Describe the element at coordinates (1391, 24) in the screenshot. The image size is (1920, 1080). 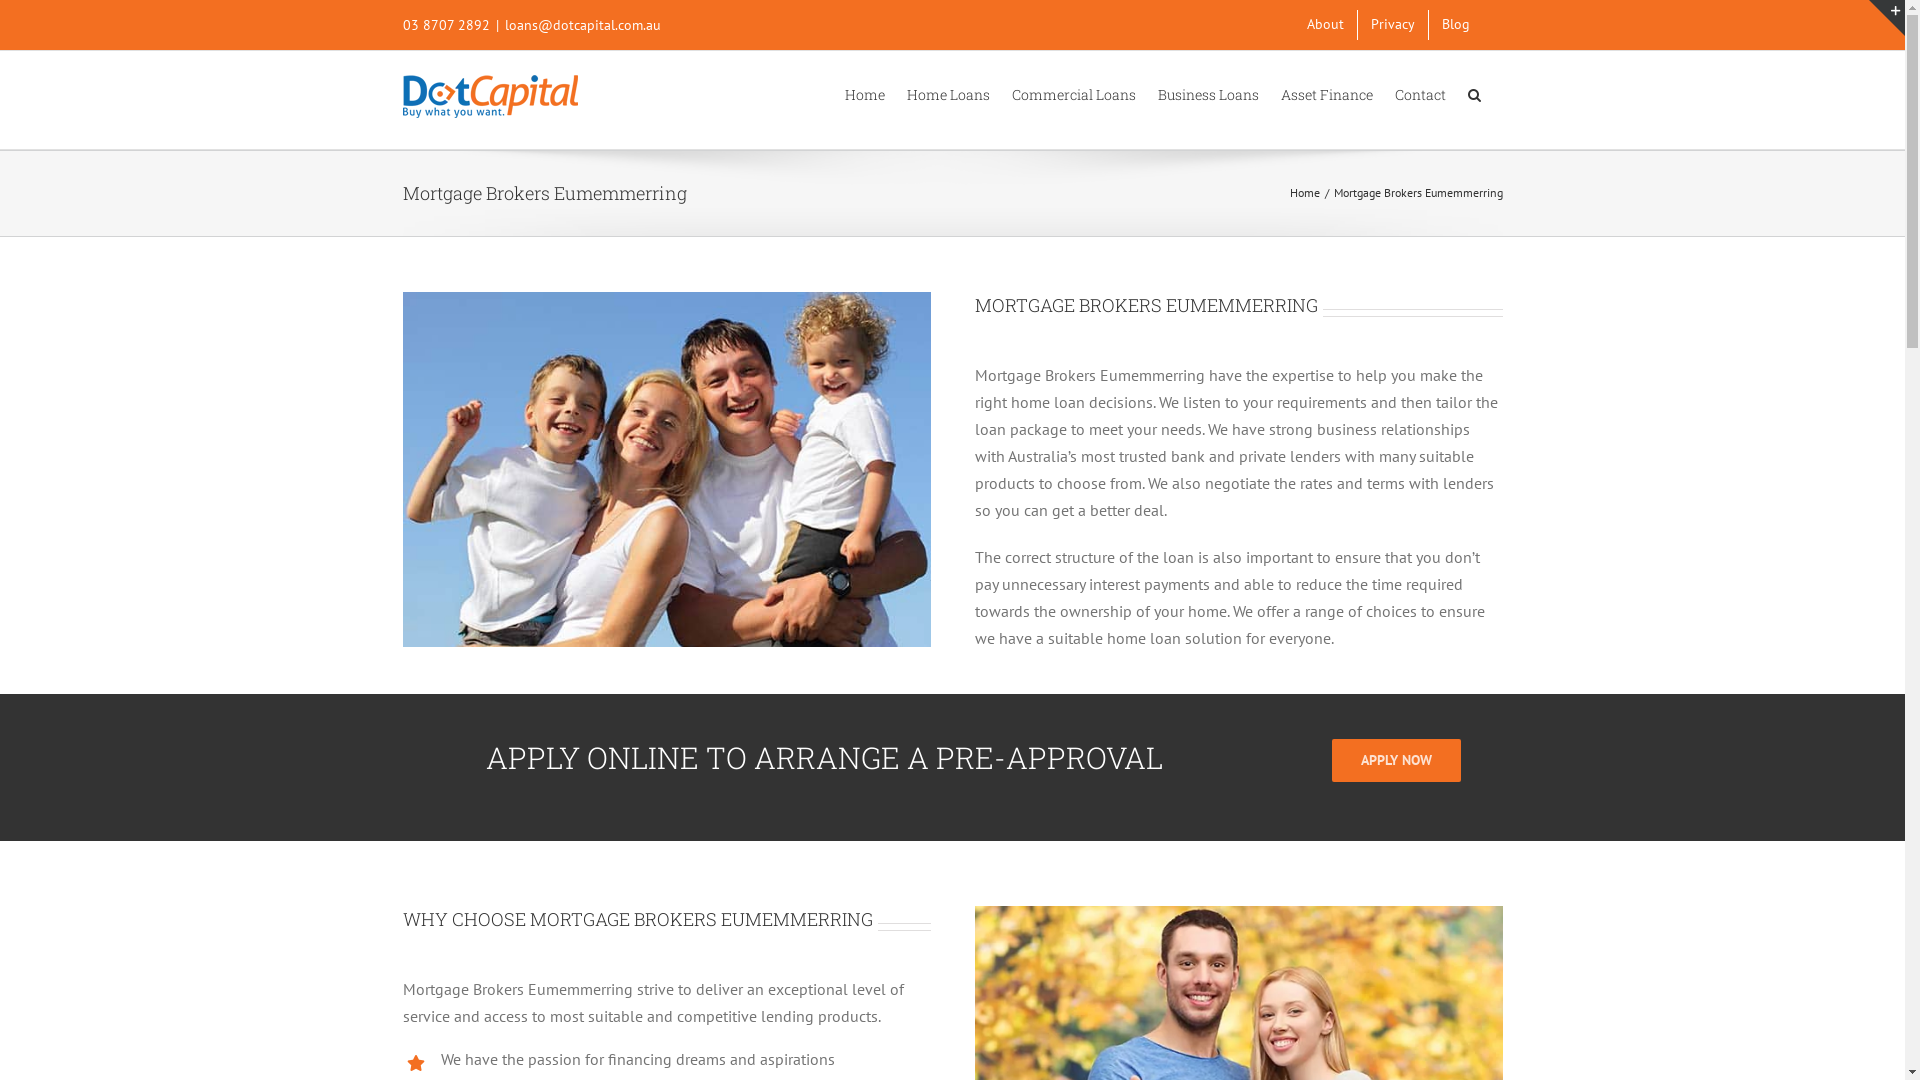
I see `'Privacy'` at that location.